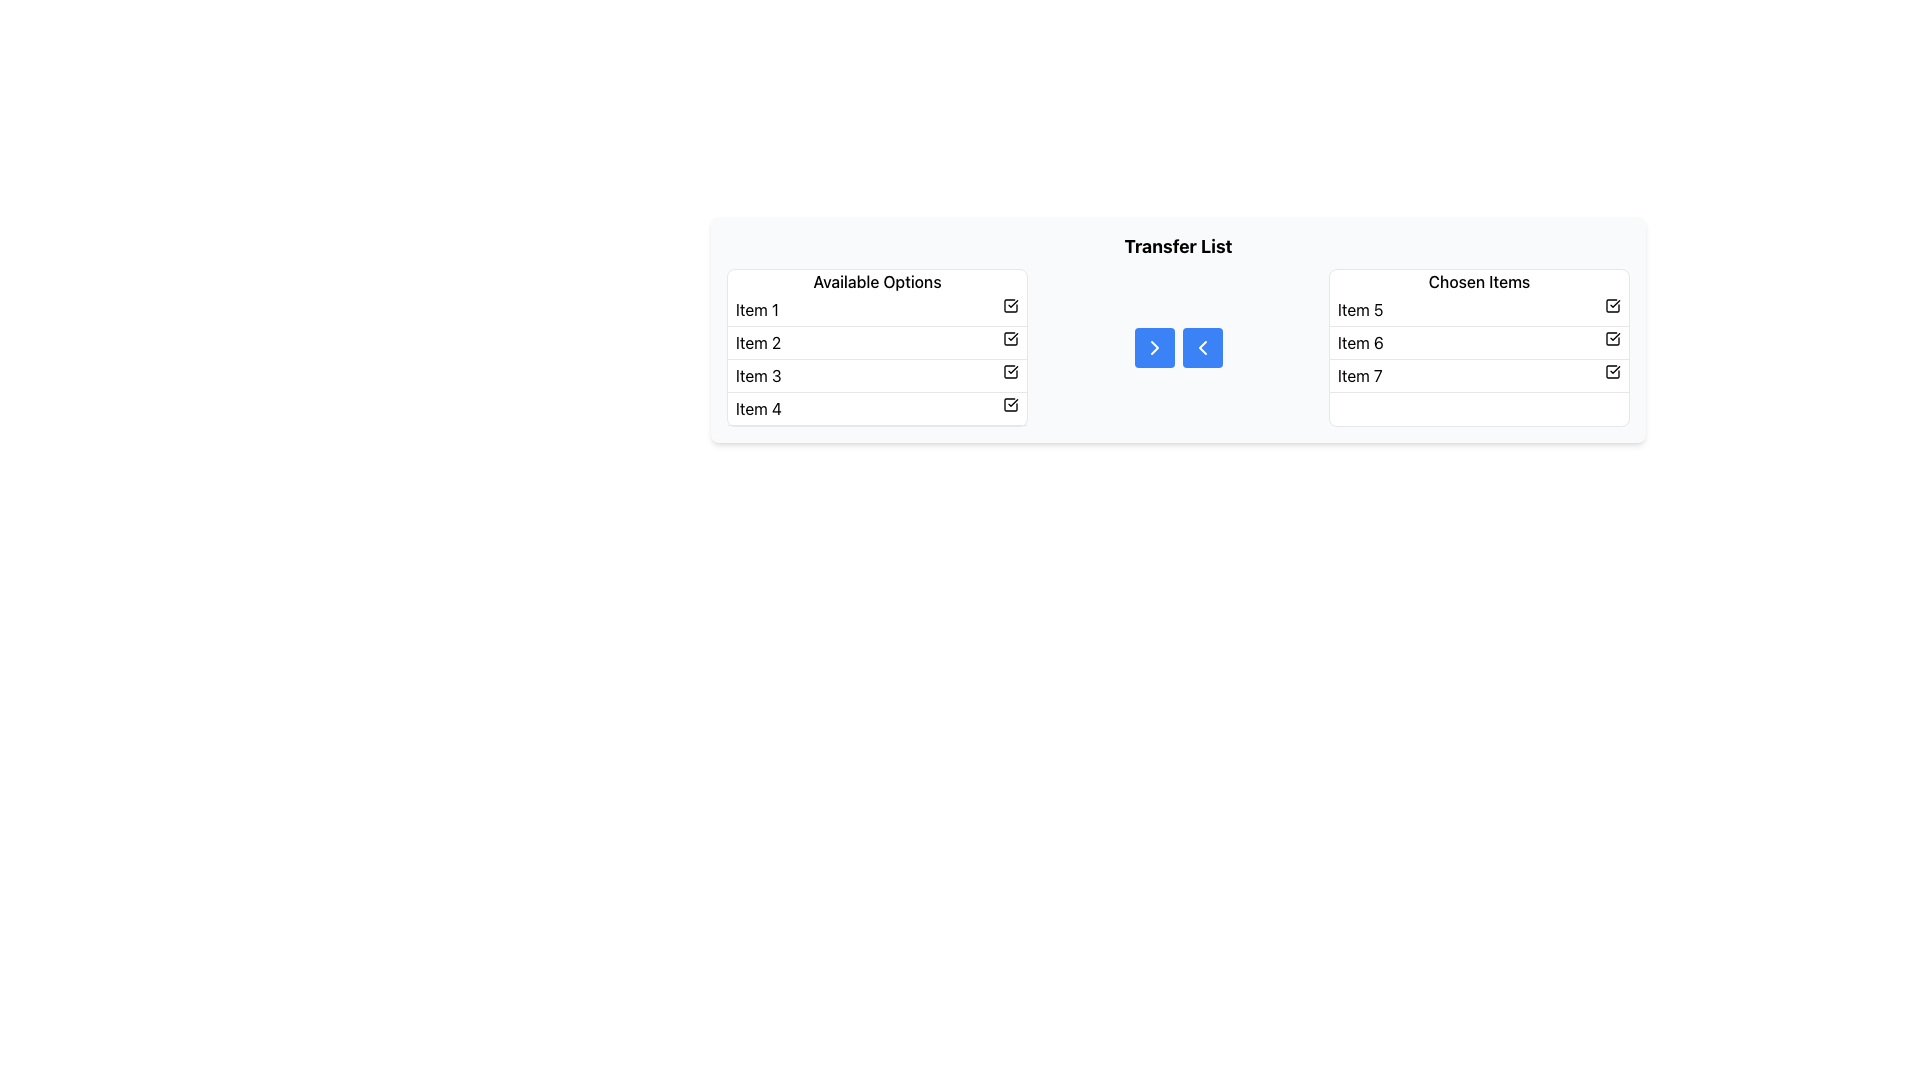  I want to click on the checkbox with a black checkmark icon located to the far right of the 'Item 6' entry within the 'Chosen Items' list, so click(1612, 338).